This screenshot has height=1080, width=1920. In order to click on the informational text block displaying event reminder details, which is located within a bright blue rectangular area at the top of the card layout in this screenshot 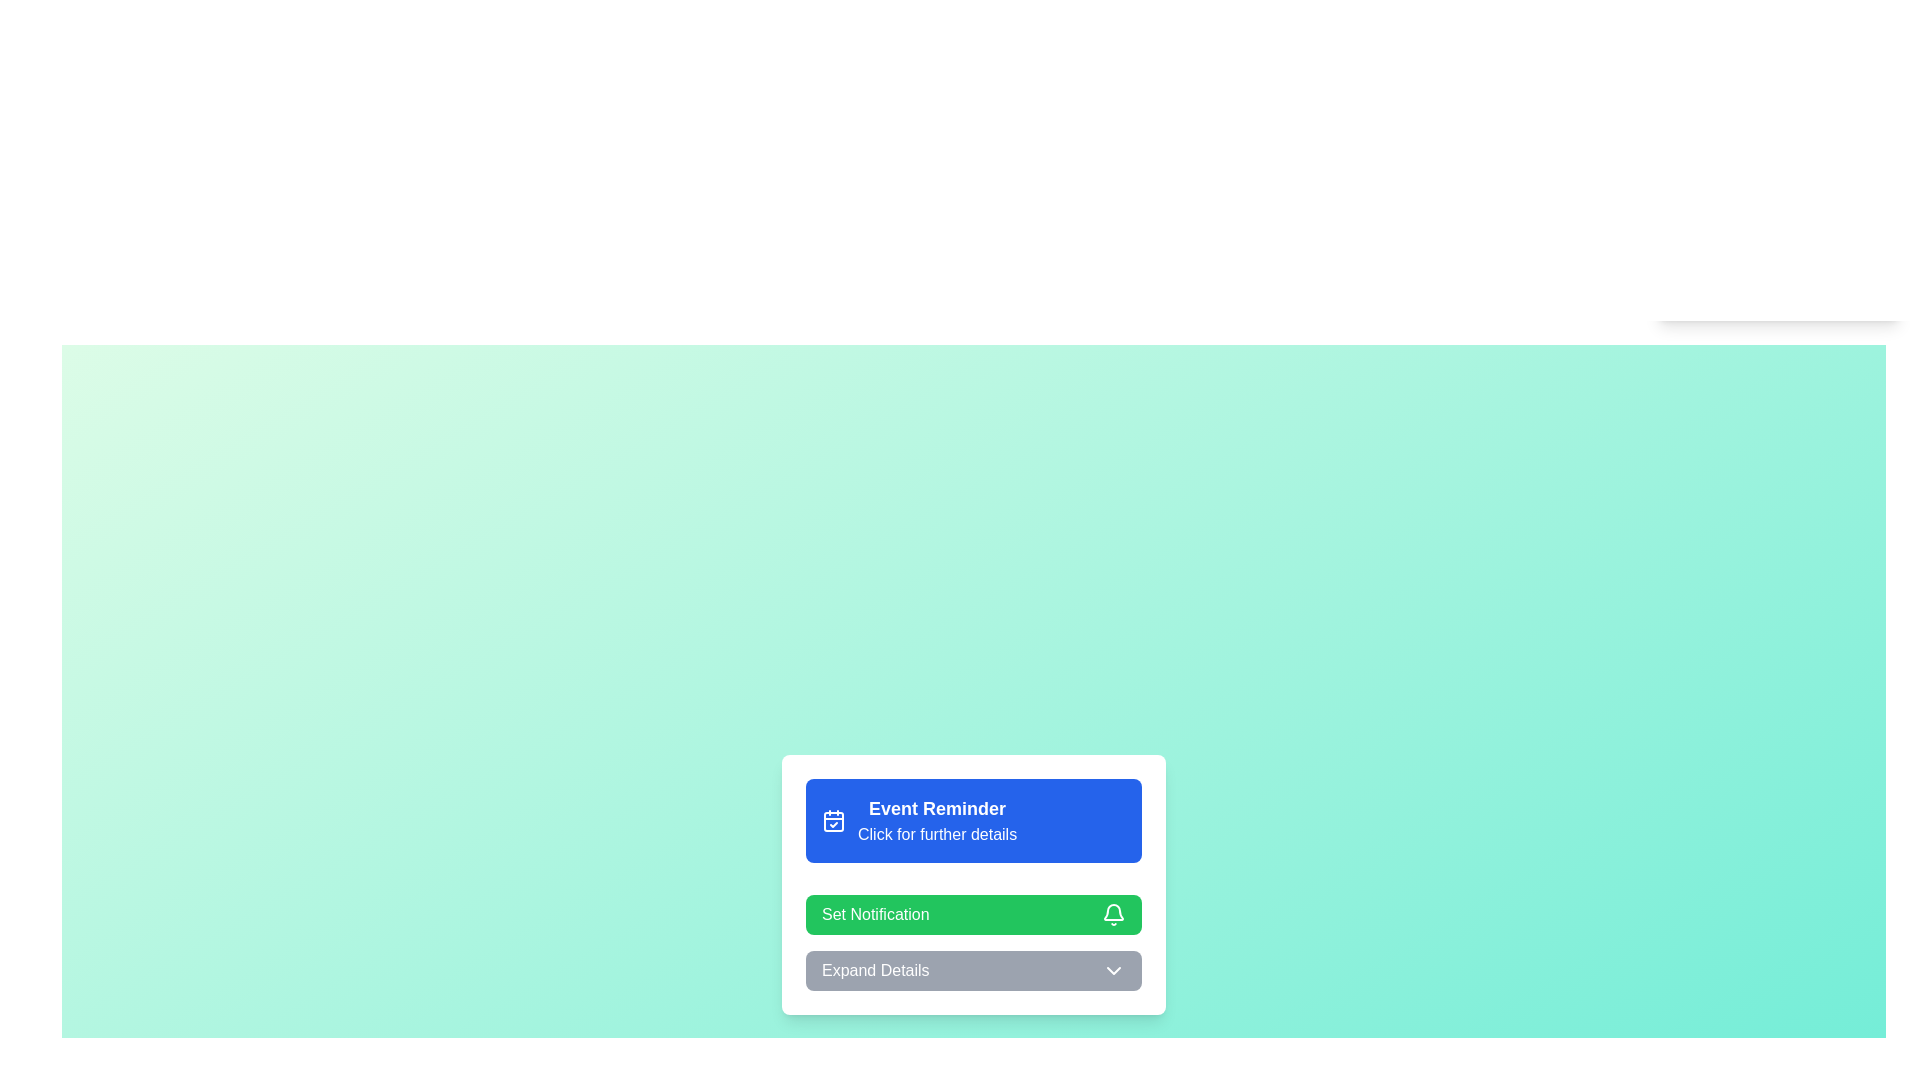, I will do `click(936, 821)`.